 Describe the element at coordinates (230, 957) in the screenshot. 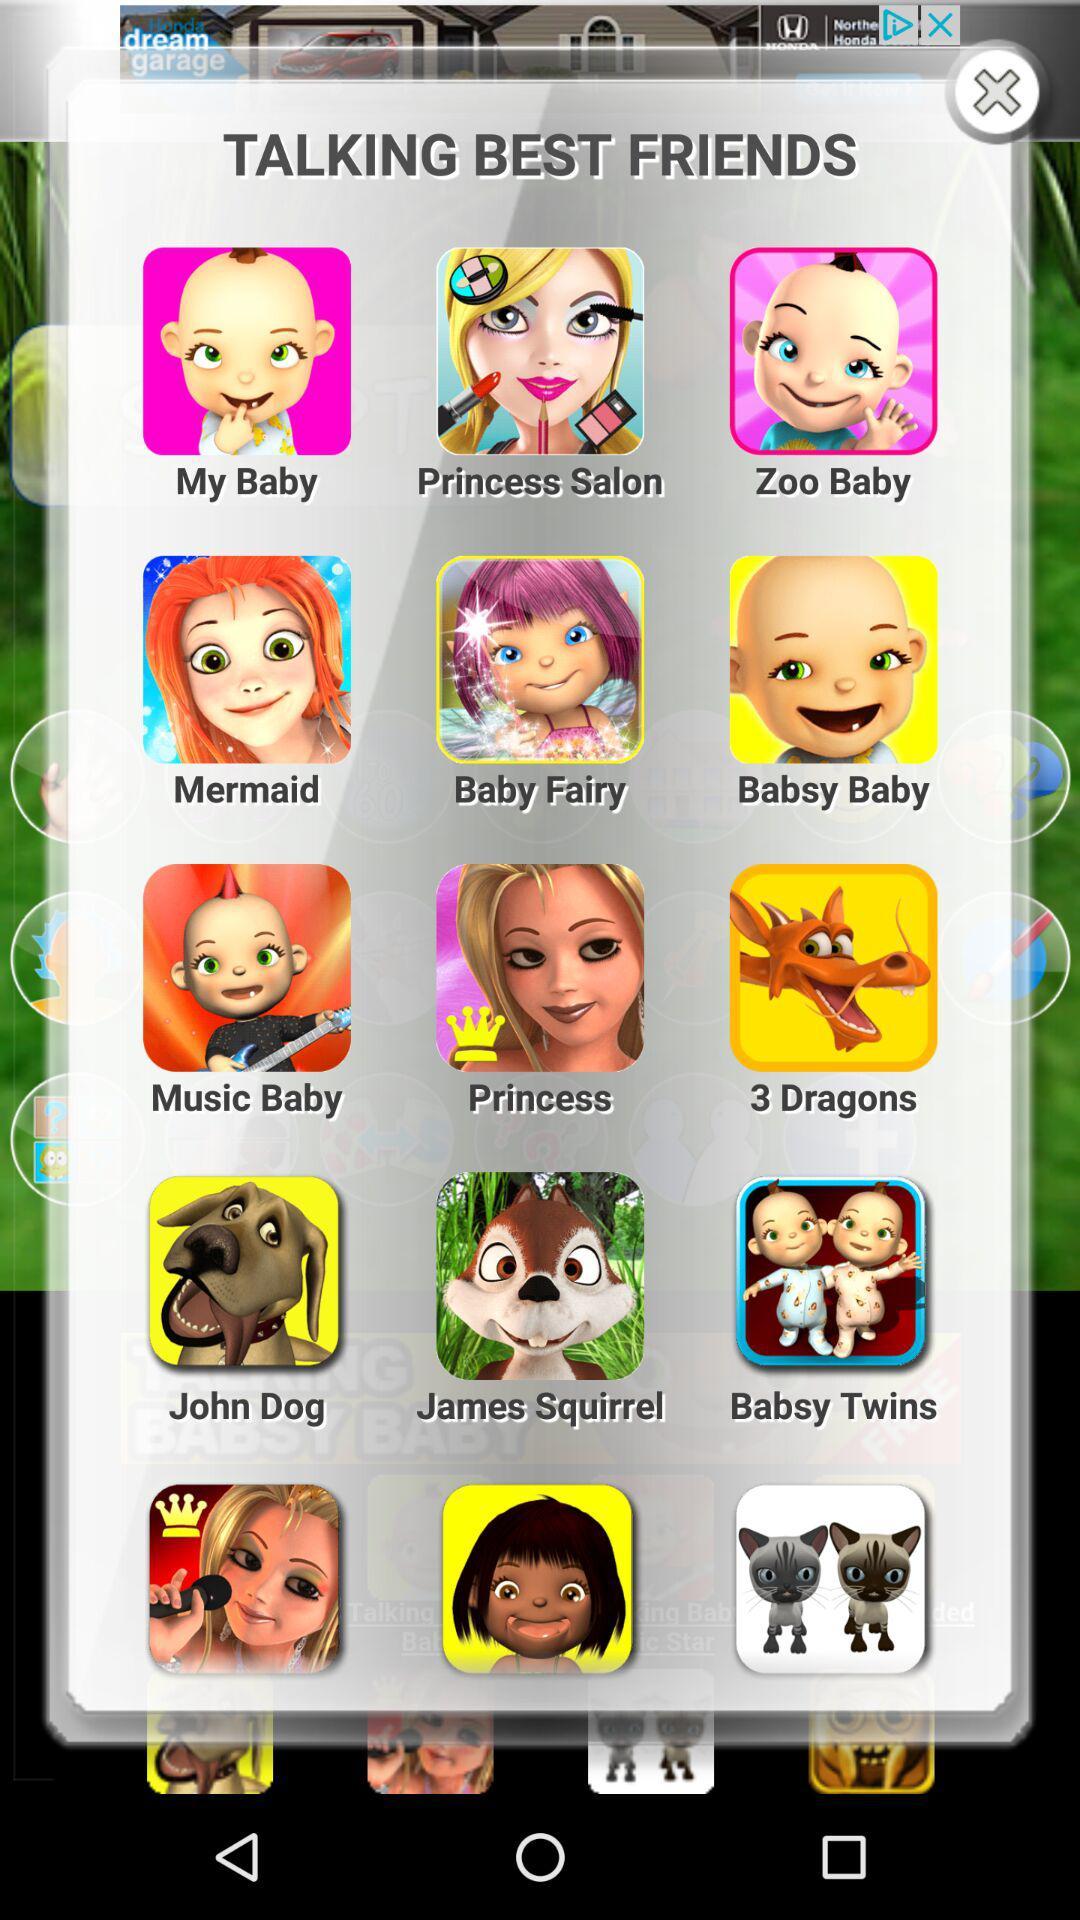

I see `image of a music baby` at that location.